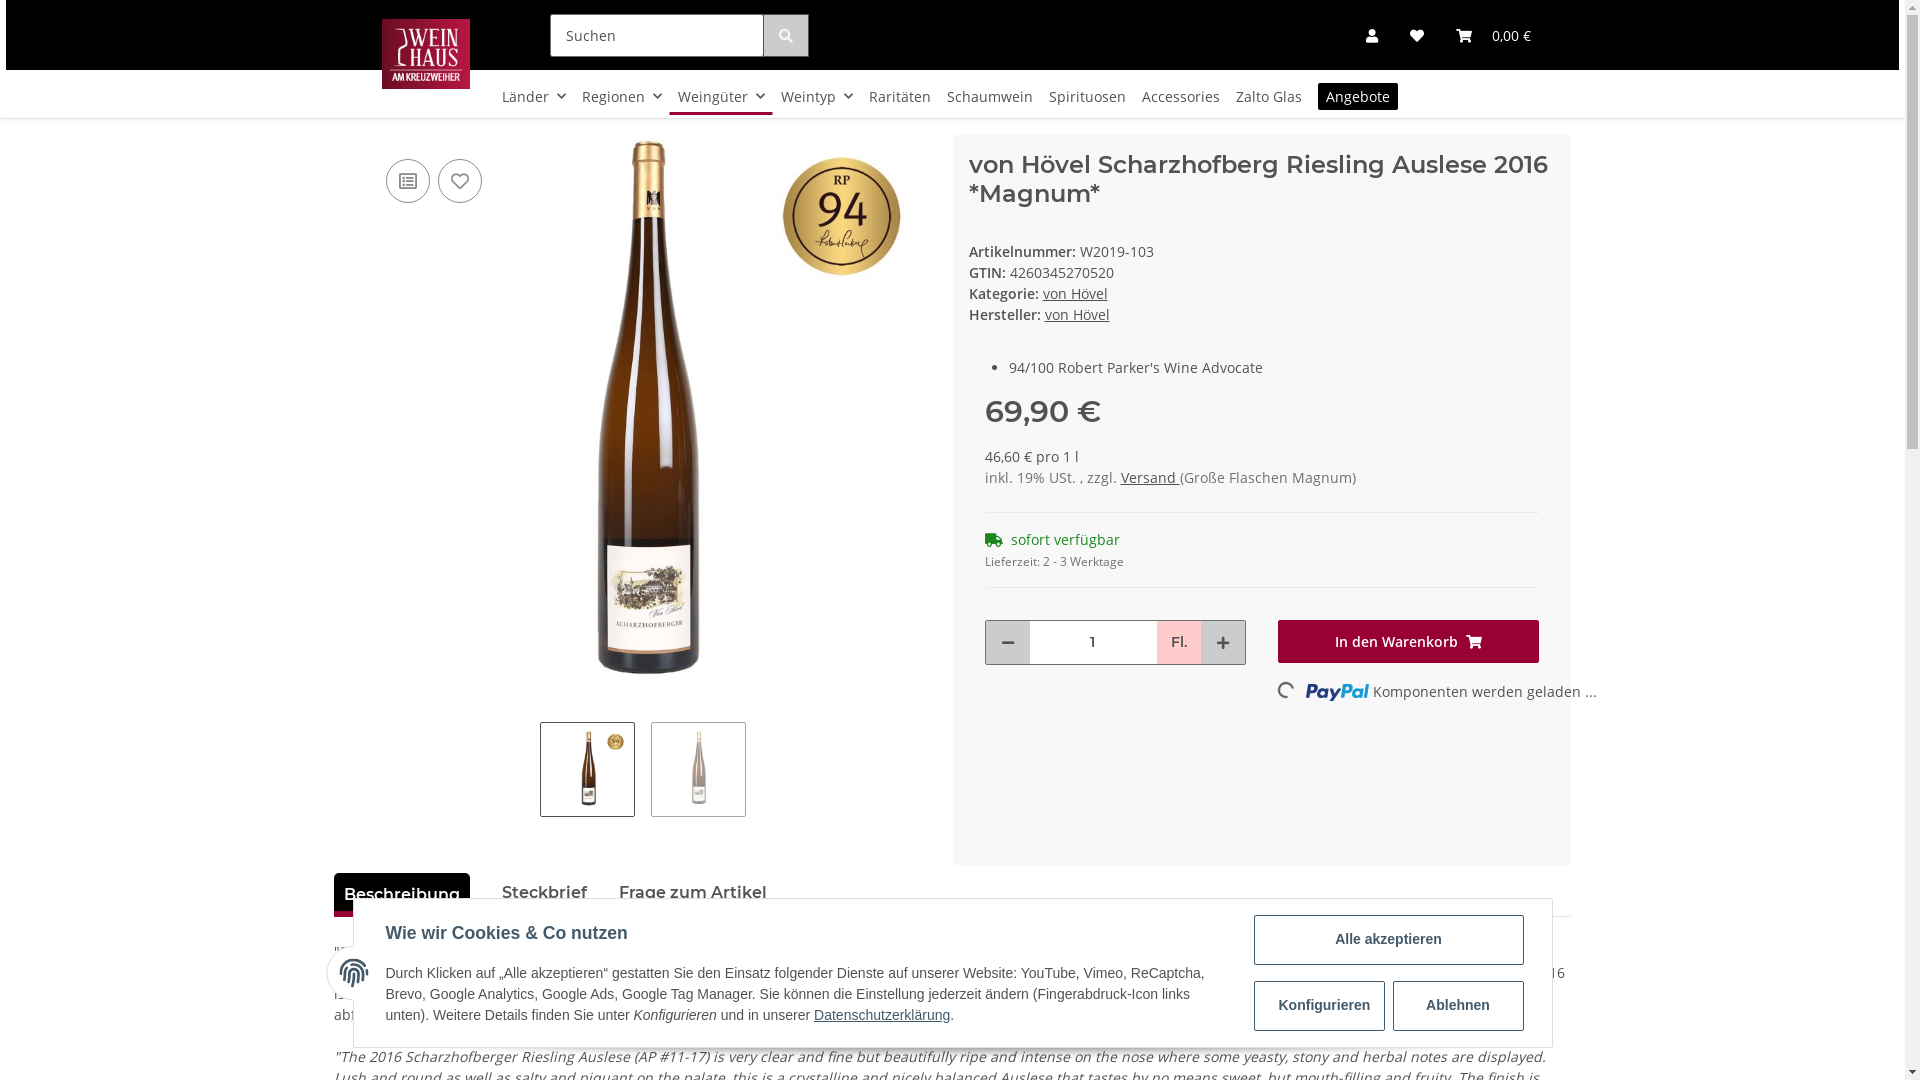 The width and height of the screenshot is (1920, 1080). Describe the element at coordinates (1252, 1006) in the screenshot. I see `'Konfigurieren'` at that location.